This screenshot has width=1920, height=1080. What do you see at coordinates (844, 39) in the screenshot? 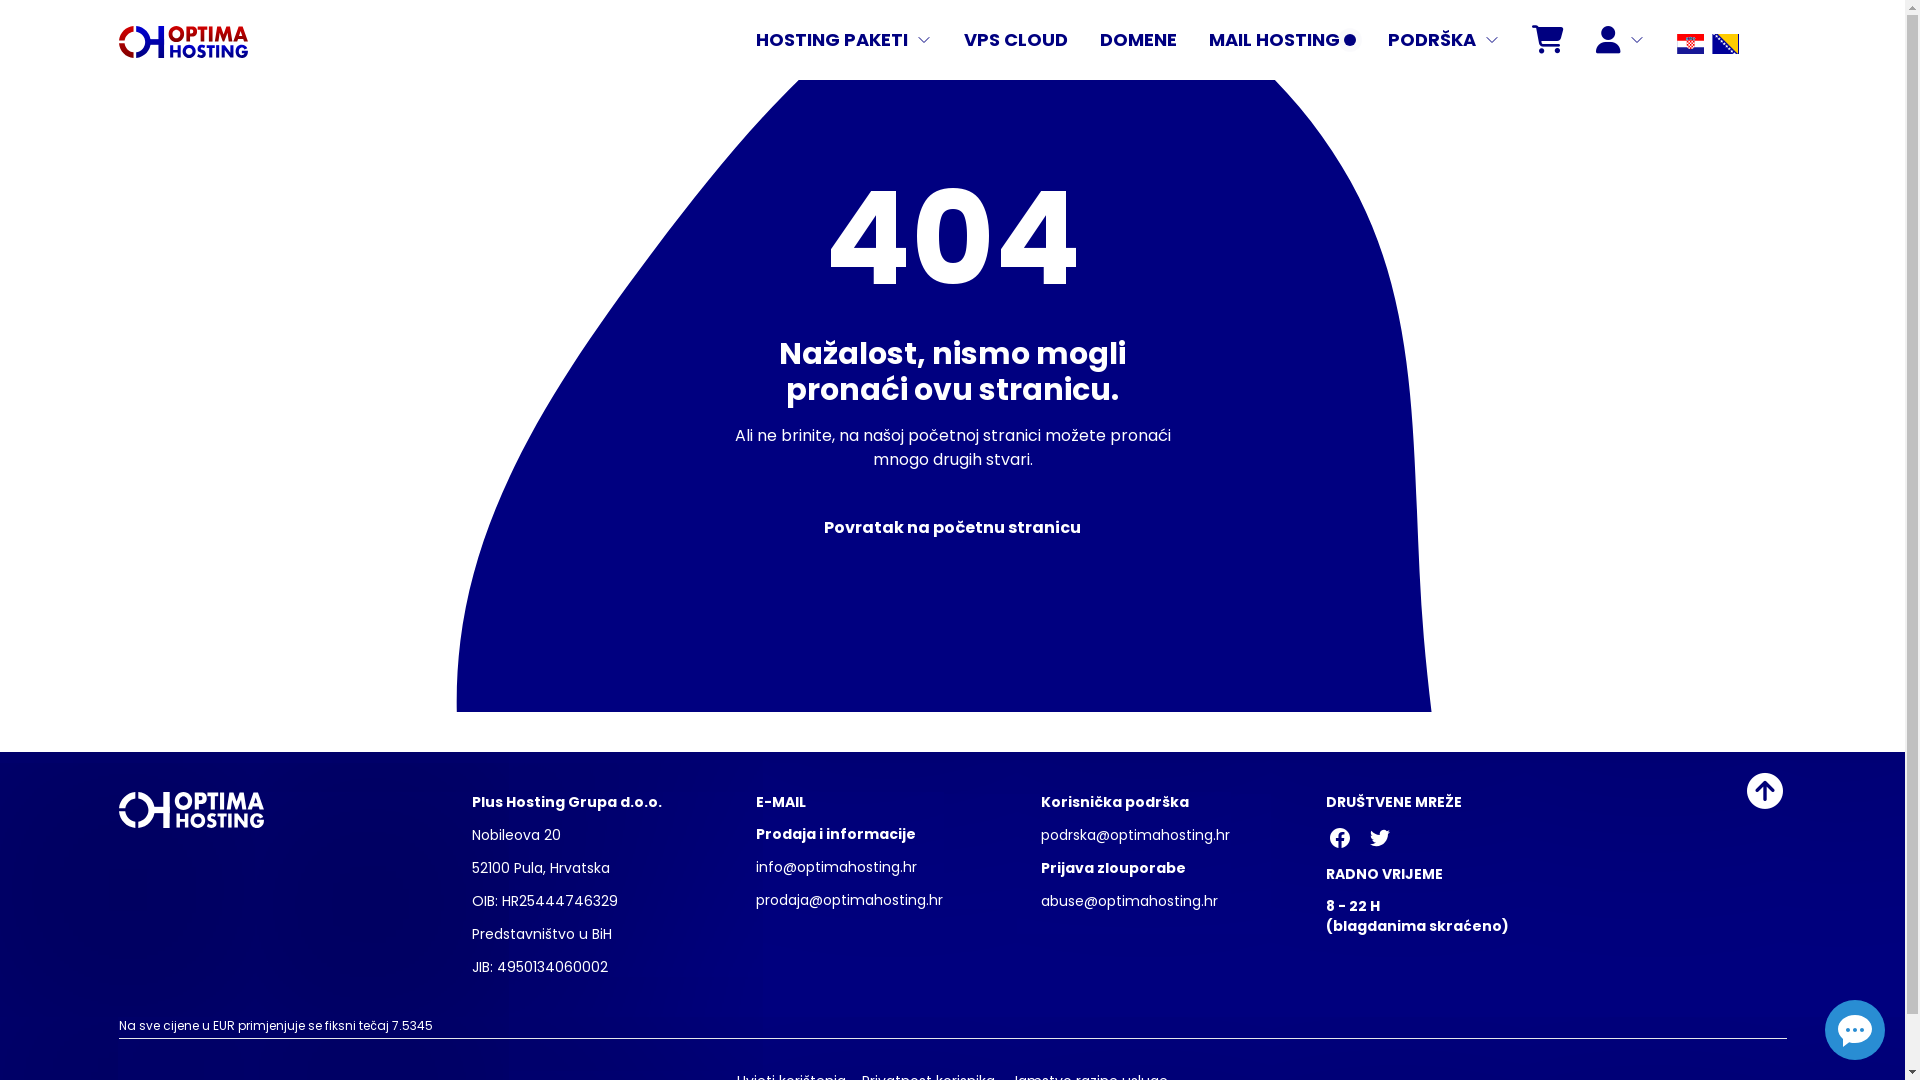
I see `'HOSTING PAKETI'` at bounding box center [844, 39].